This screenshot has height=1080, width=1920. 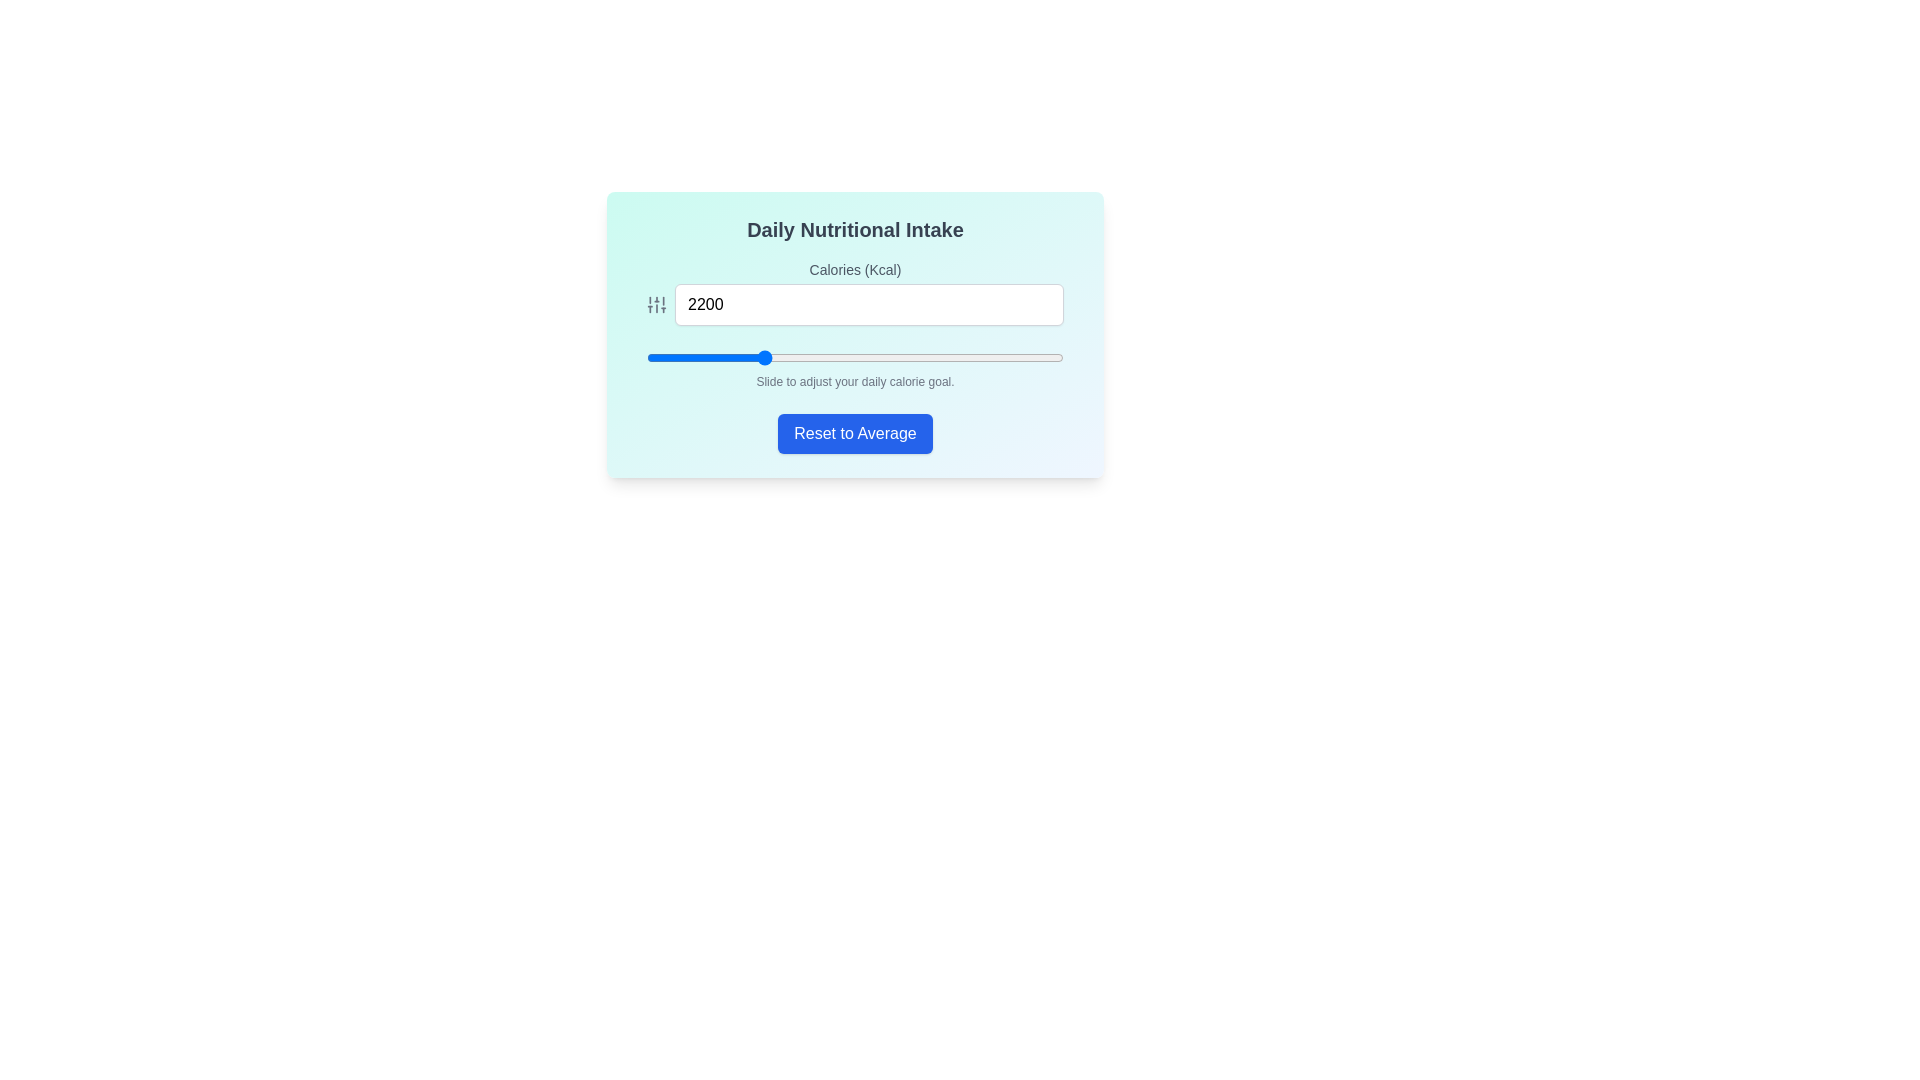 I want to click on the icon that opens or represents a menu for adjusting settings, located to the left of the text input box displaying '2200', so click(x=657, y=304).